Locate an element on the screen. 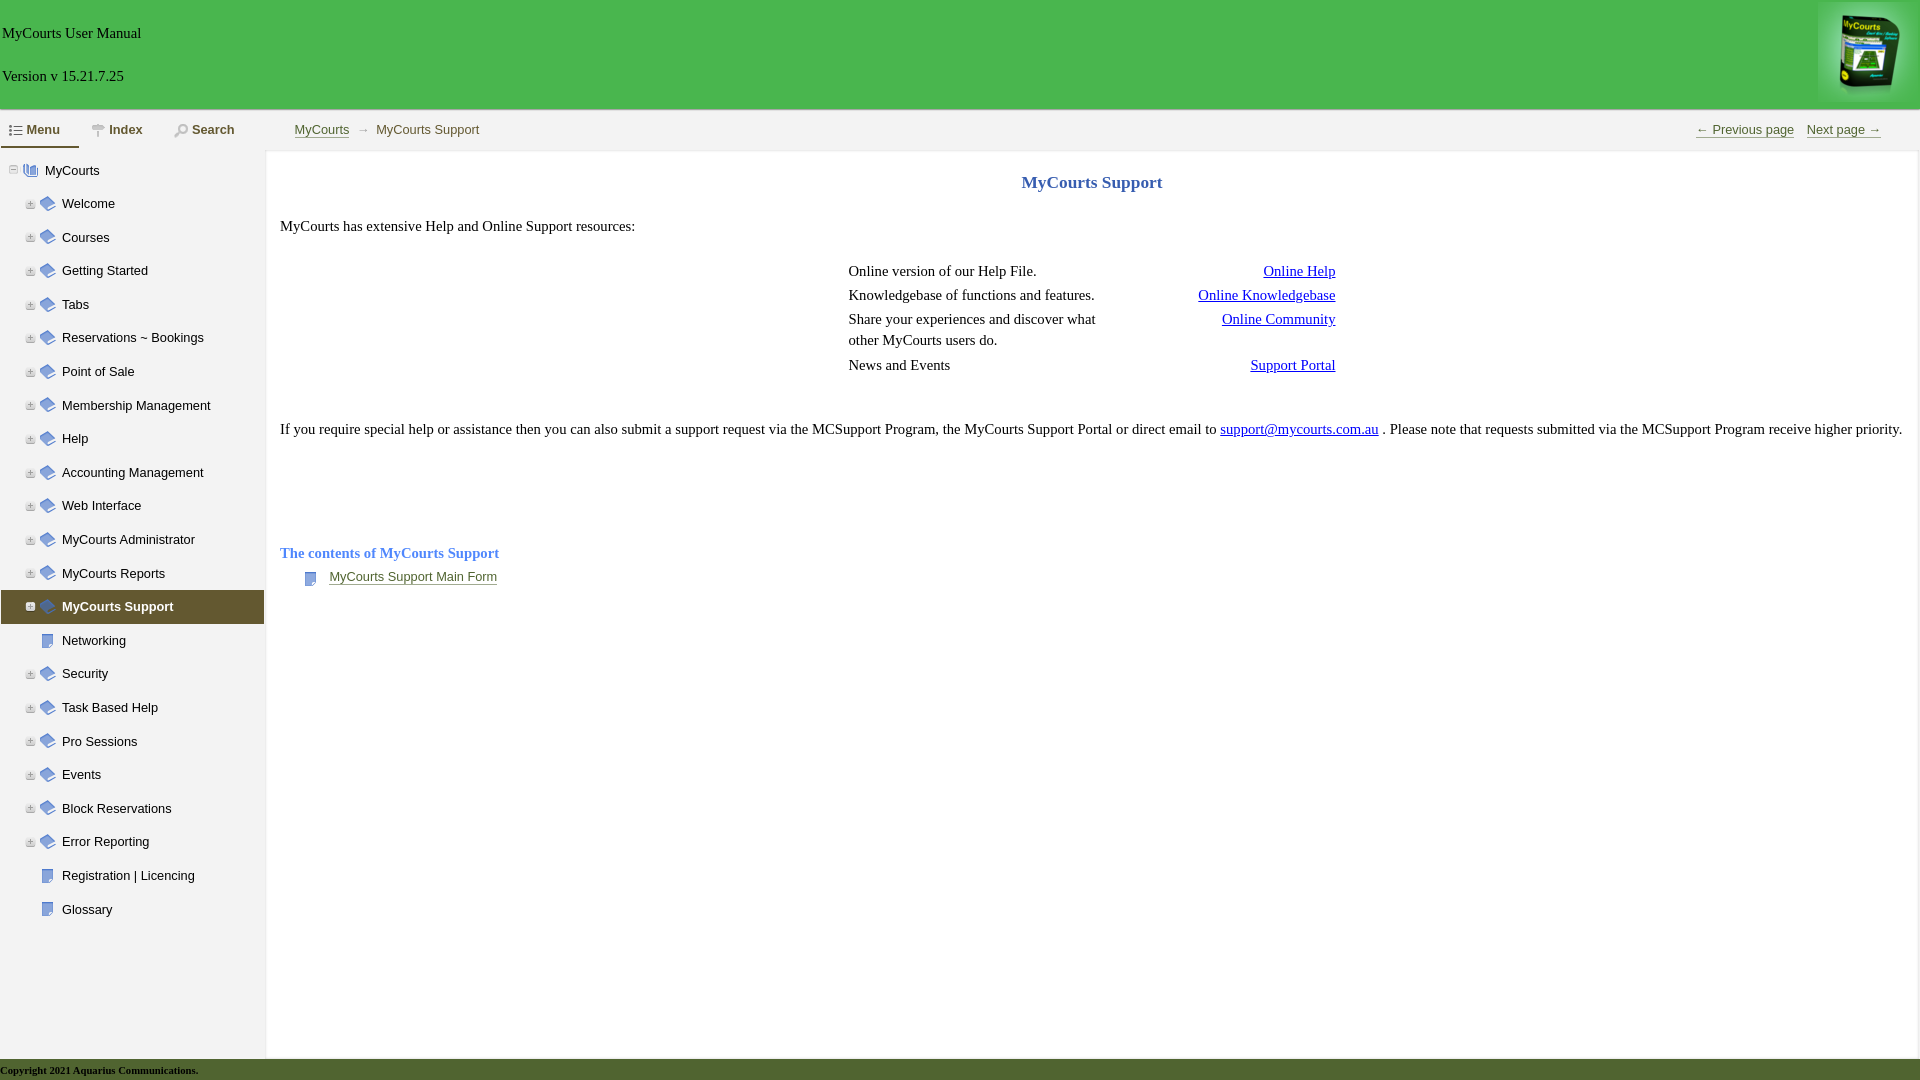 The width and height of the screenshot is (1920, 1080). 'Membership Management' is located at coordinates (188, 405).